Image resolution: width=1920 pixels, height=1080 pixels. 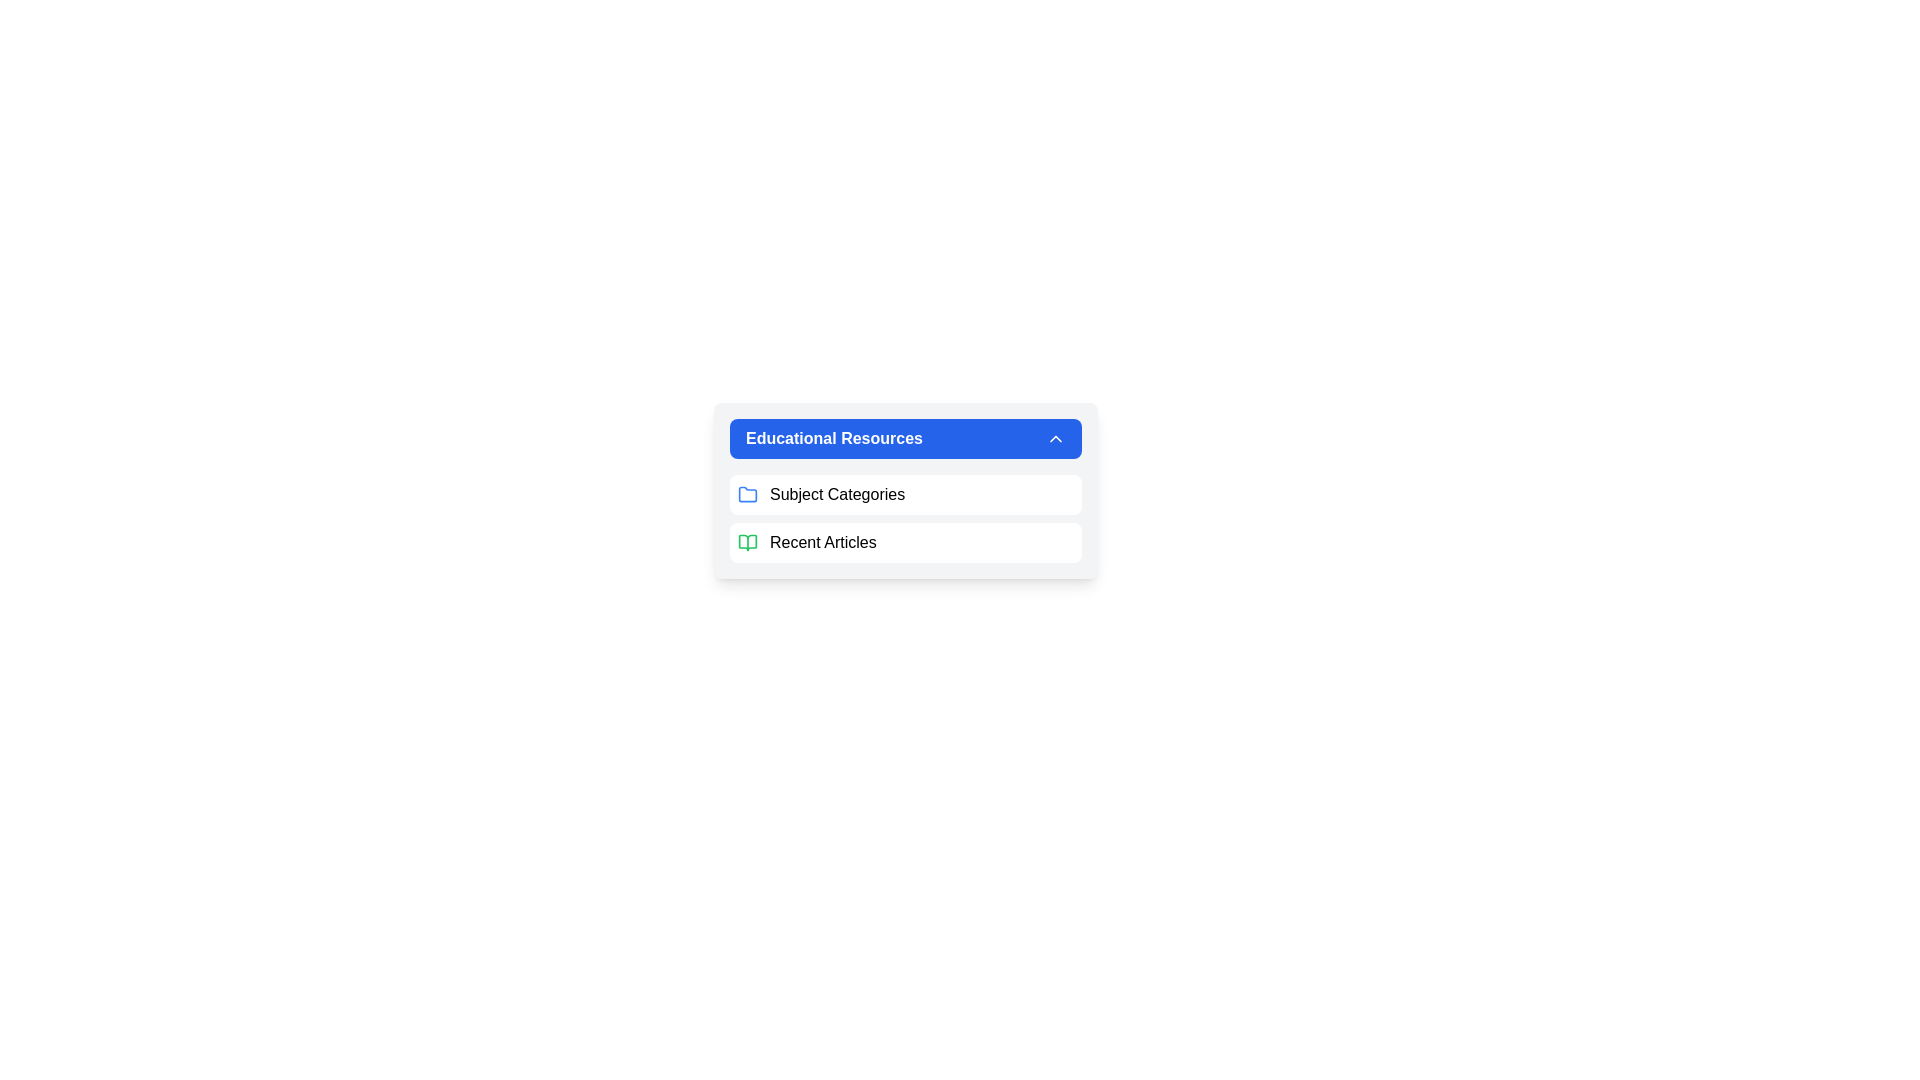 I want to click on text content of the 'Recent Articles' label, which is positioned below the 'Educational Resources' heading and aligned to the right of an open book icon, so click(x=823, y=543).